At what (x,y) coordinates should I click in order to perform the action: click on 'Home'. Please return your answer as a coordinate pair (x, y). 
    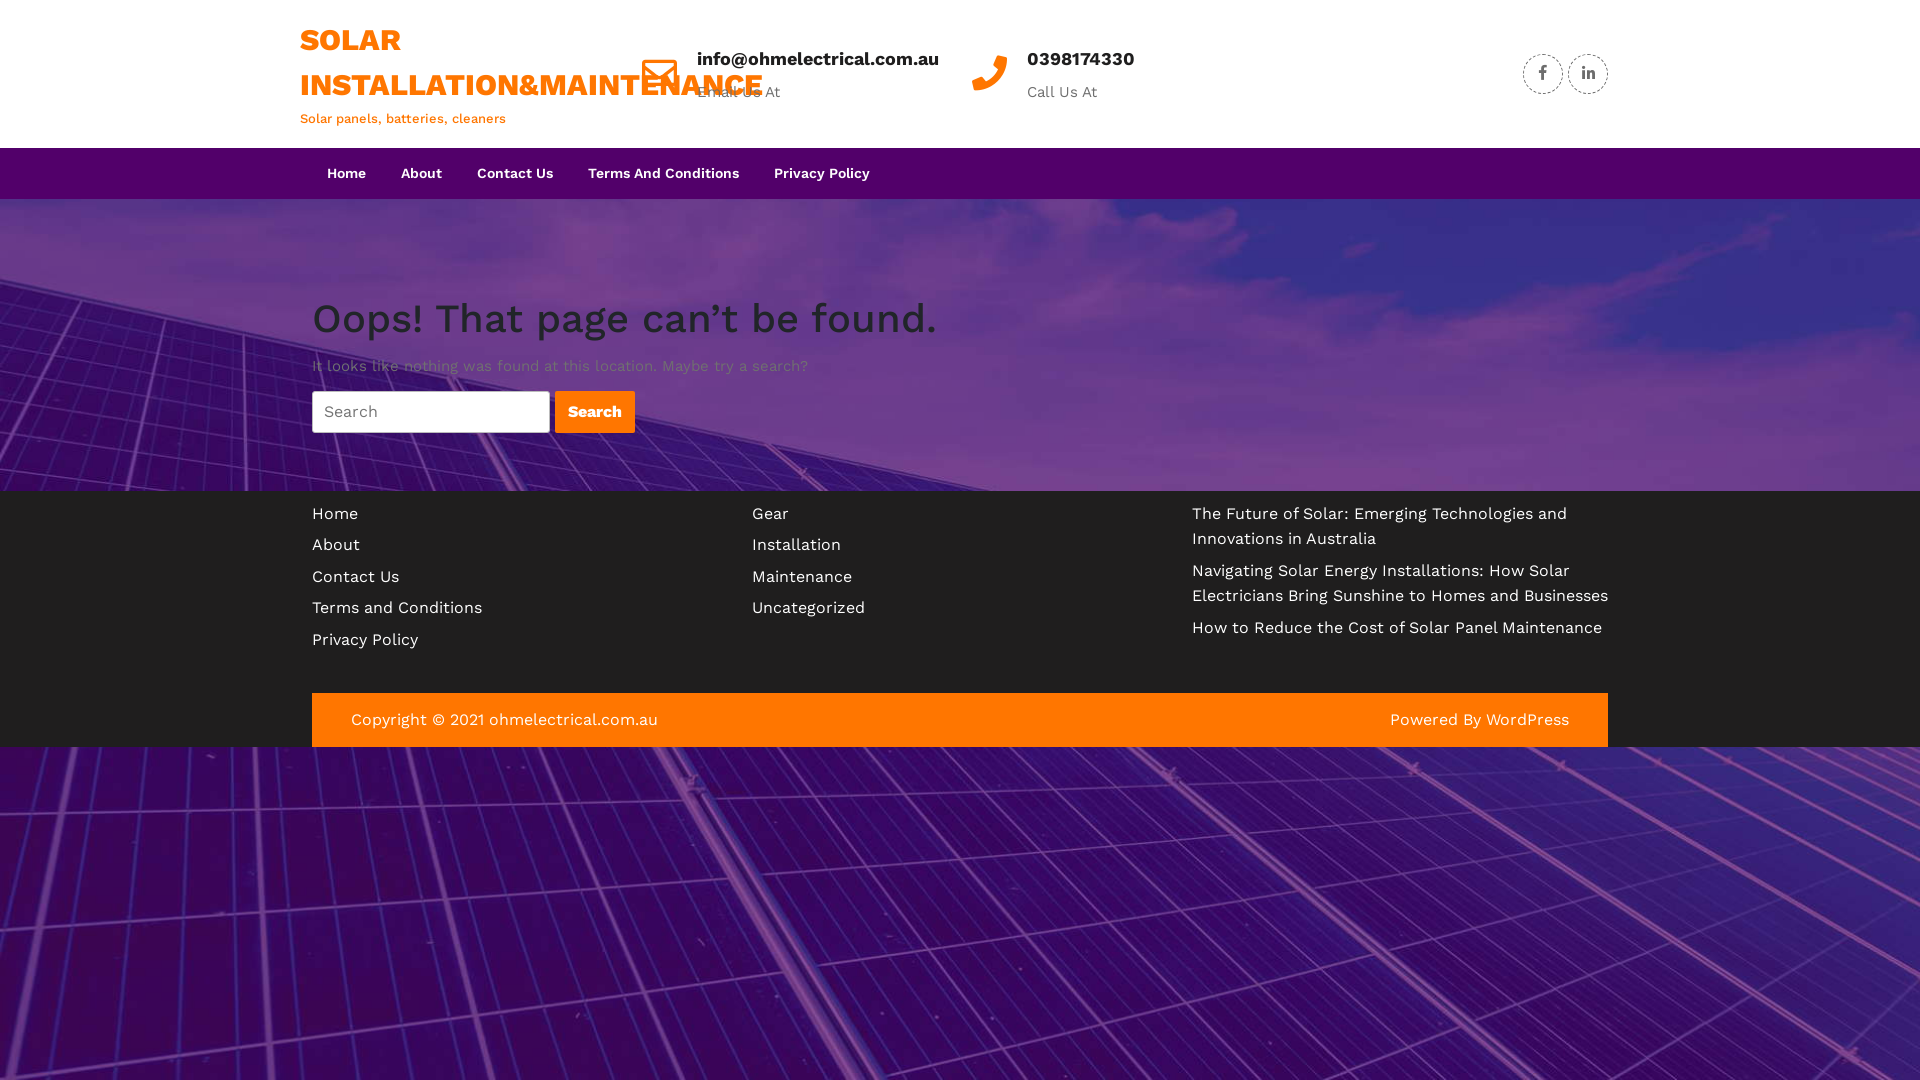
    Looking at the image, I should click on (311, 512).